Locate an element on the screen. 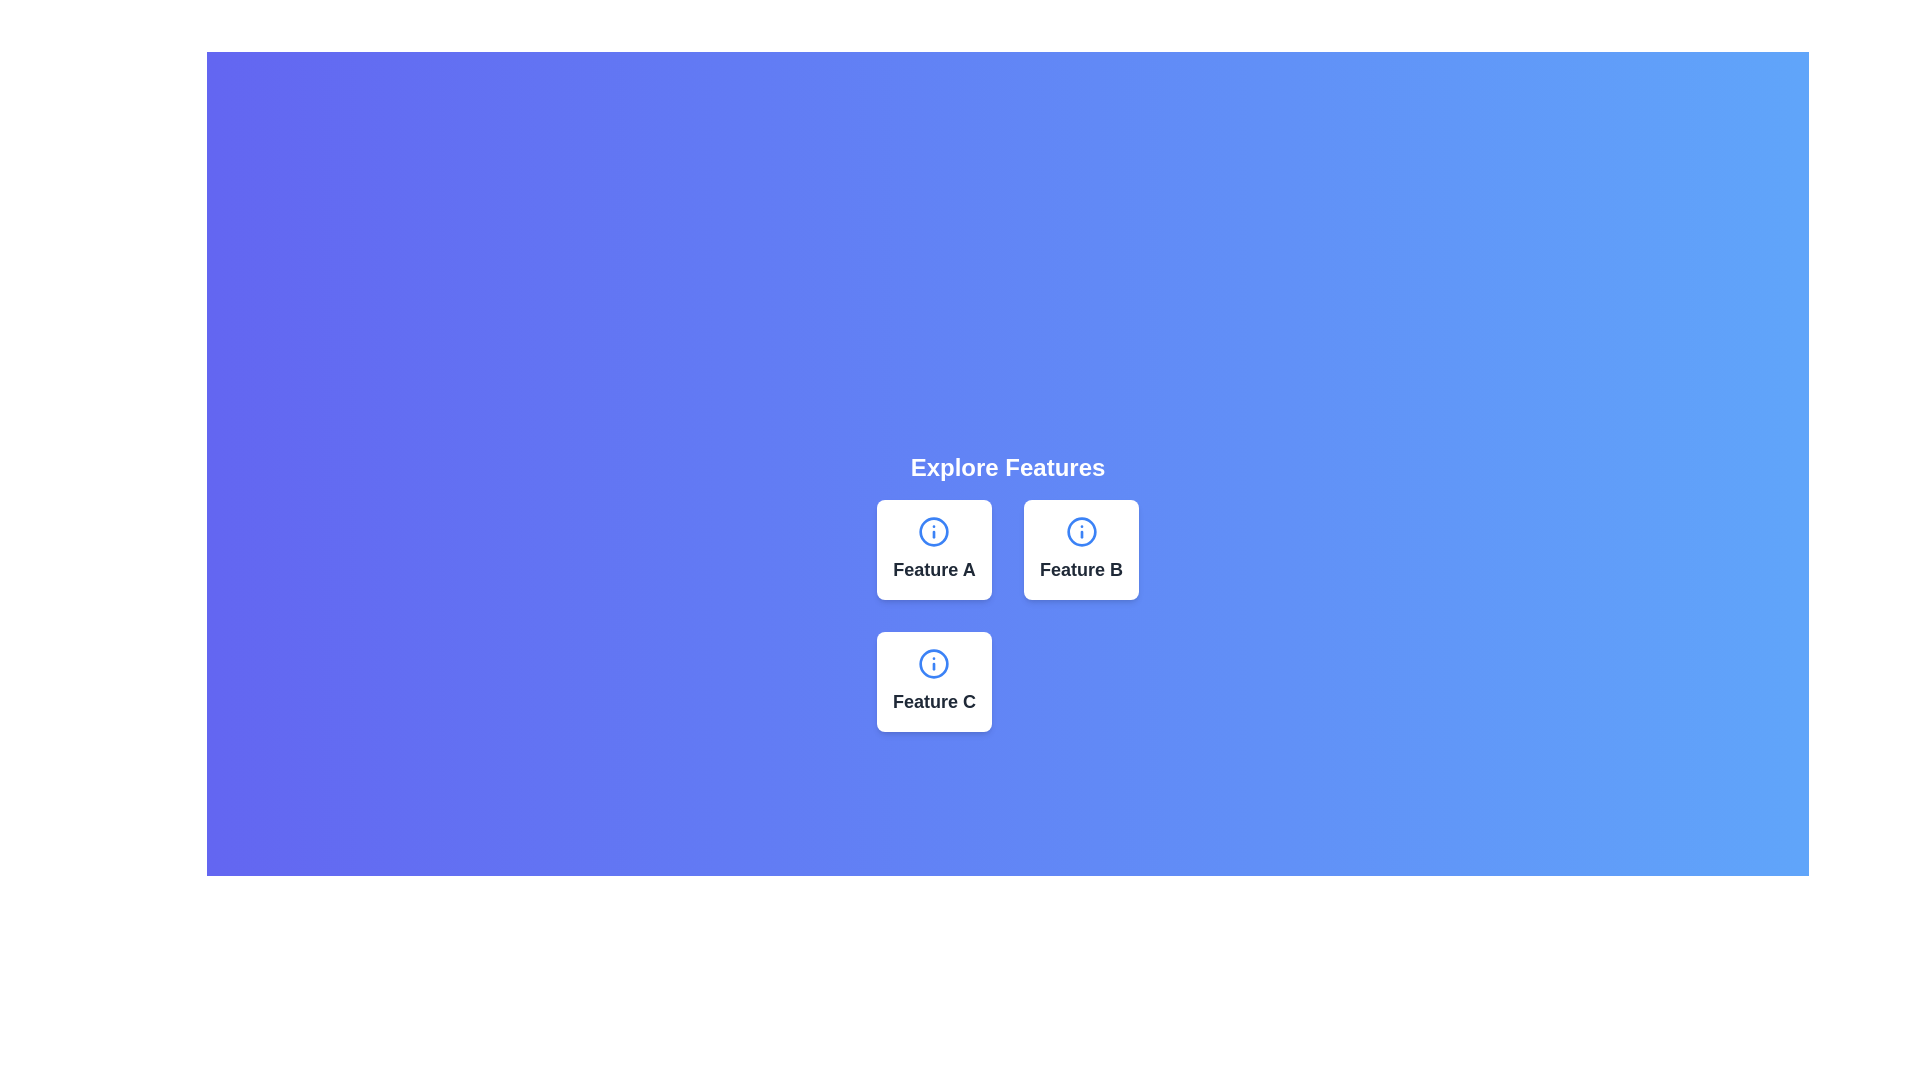 The image size is (1920, 1080). the interactive feature card labeled 'Feature A', which is the first card in a grid of three cards arranged in two rows is located at coordinates (933, 550).